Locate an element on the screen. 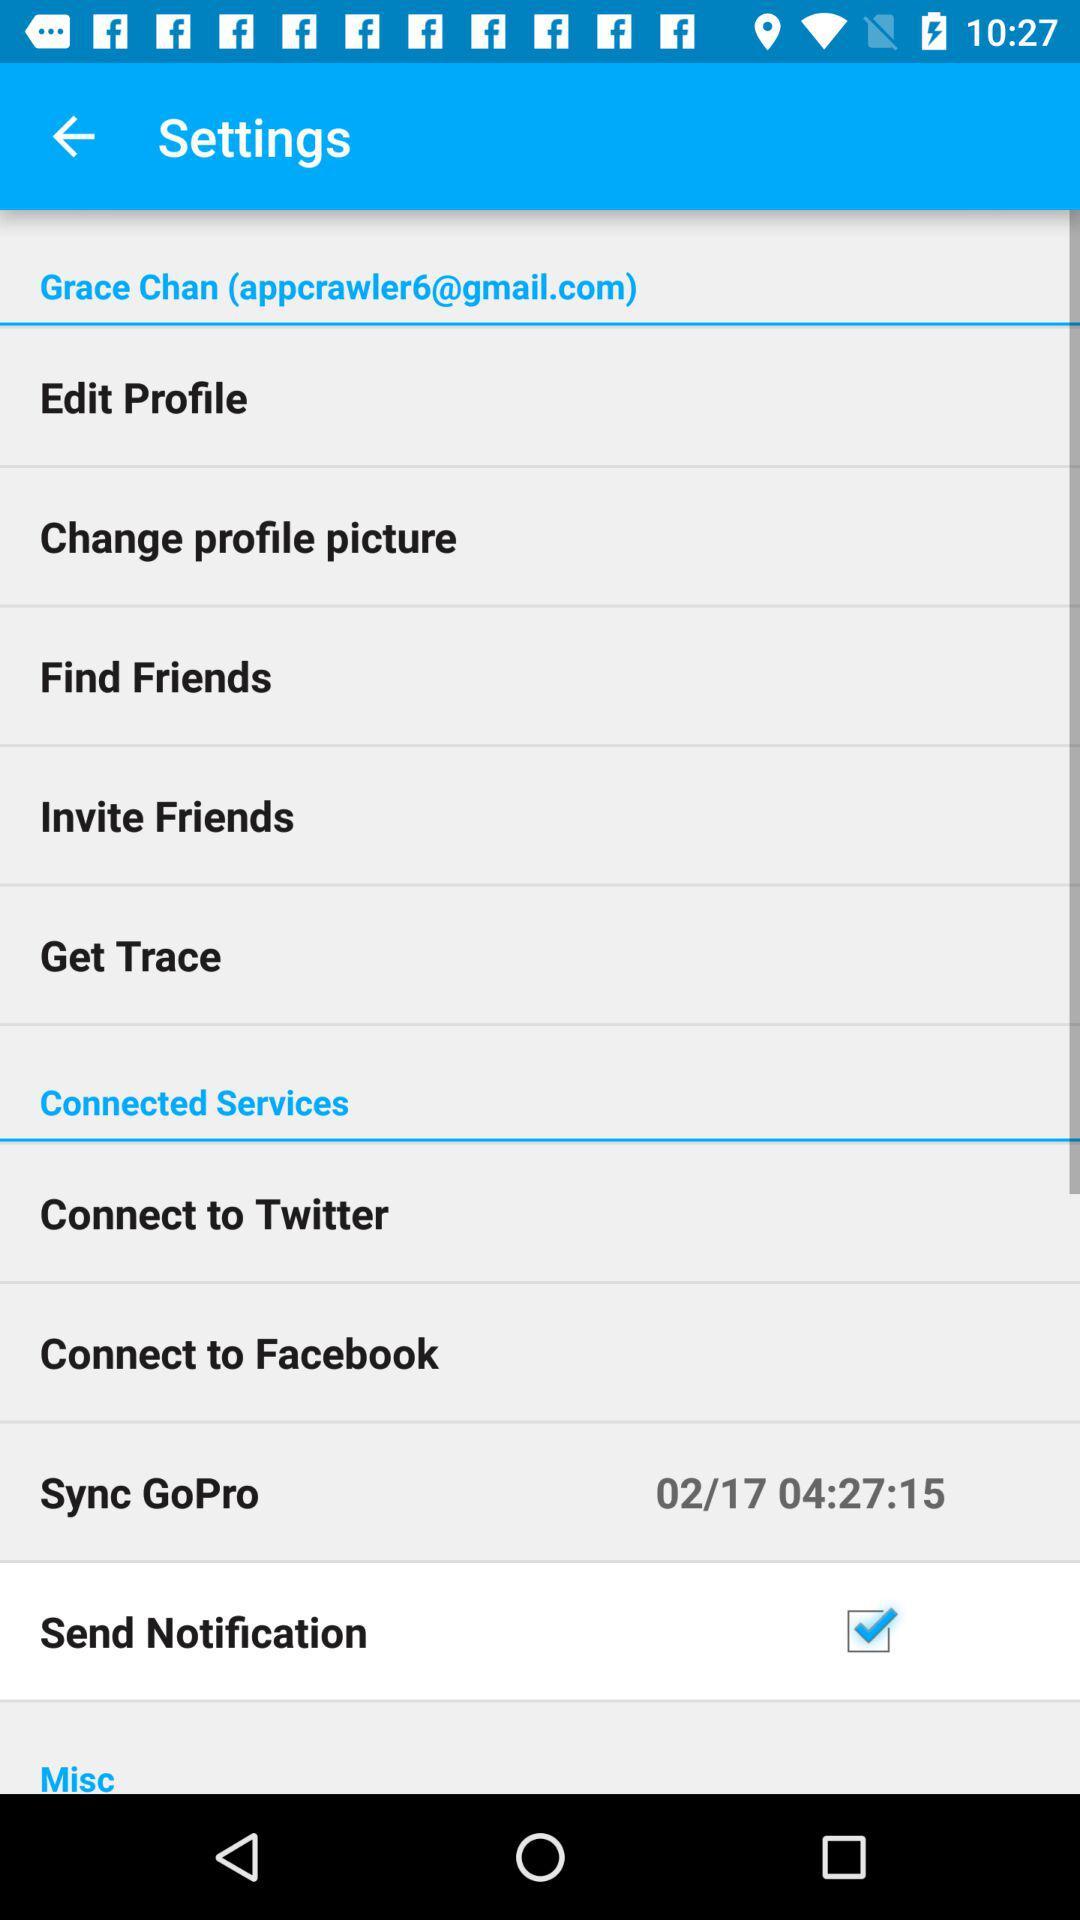  the icon above the grace chan appcrawler6 item is located at coordinates (72, 135).